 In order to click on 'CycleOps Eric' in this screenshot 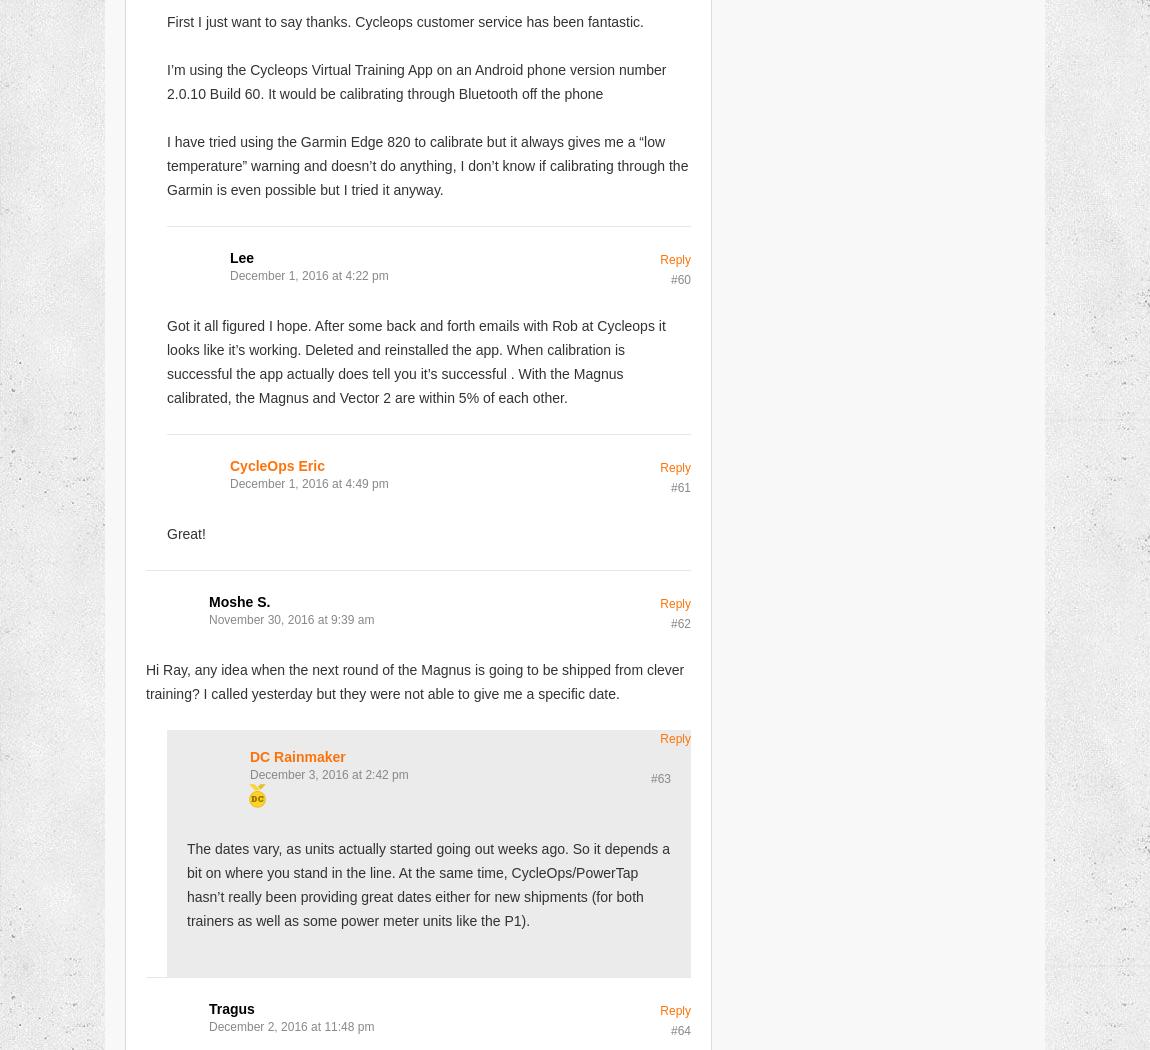, I will do `click(276, 465)`.